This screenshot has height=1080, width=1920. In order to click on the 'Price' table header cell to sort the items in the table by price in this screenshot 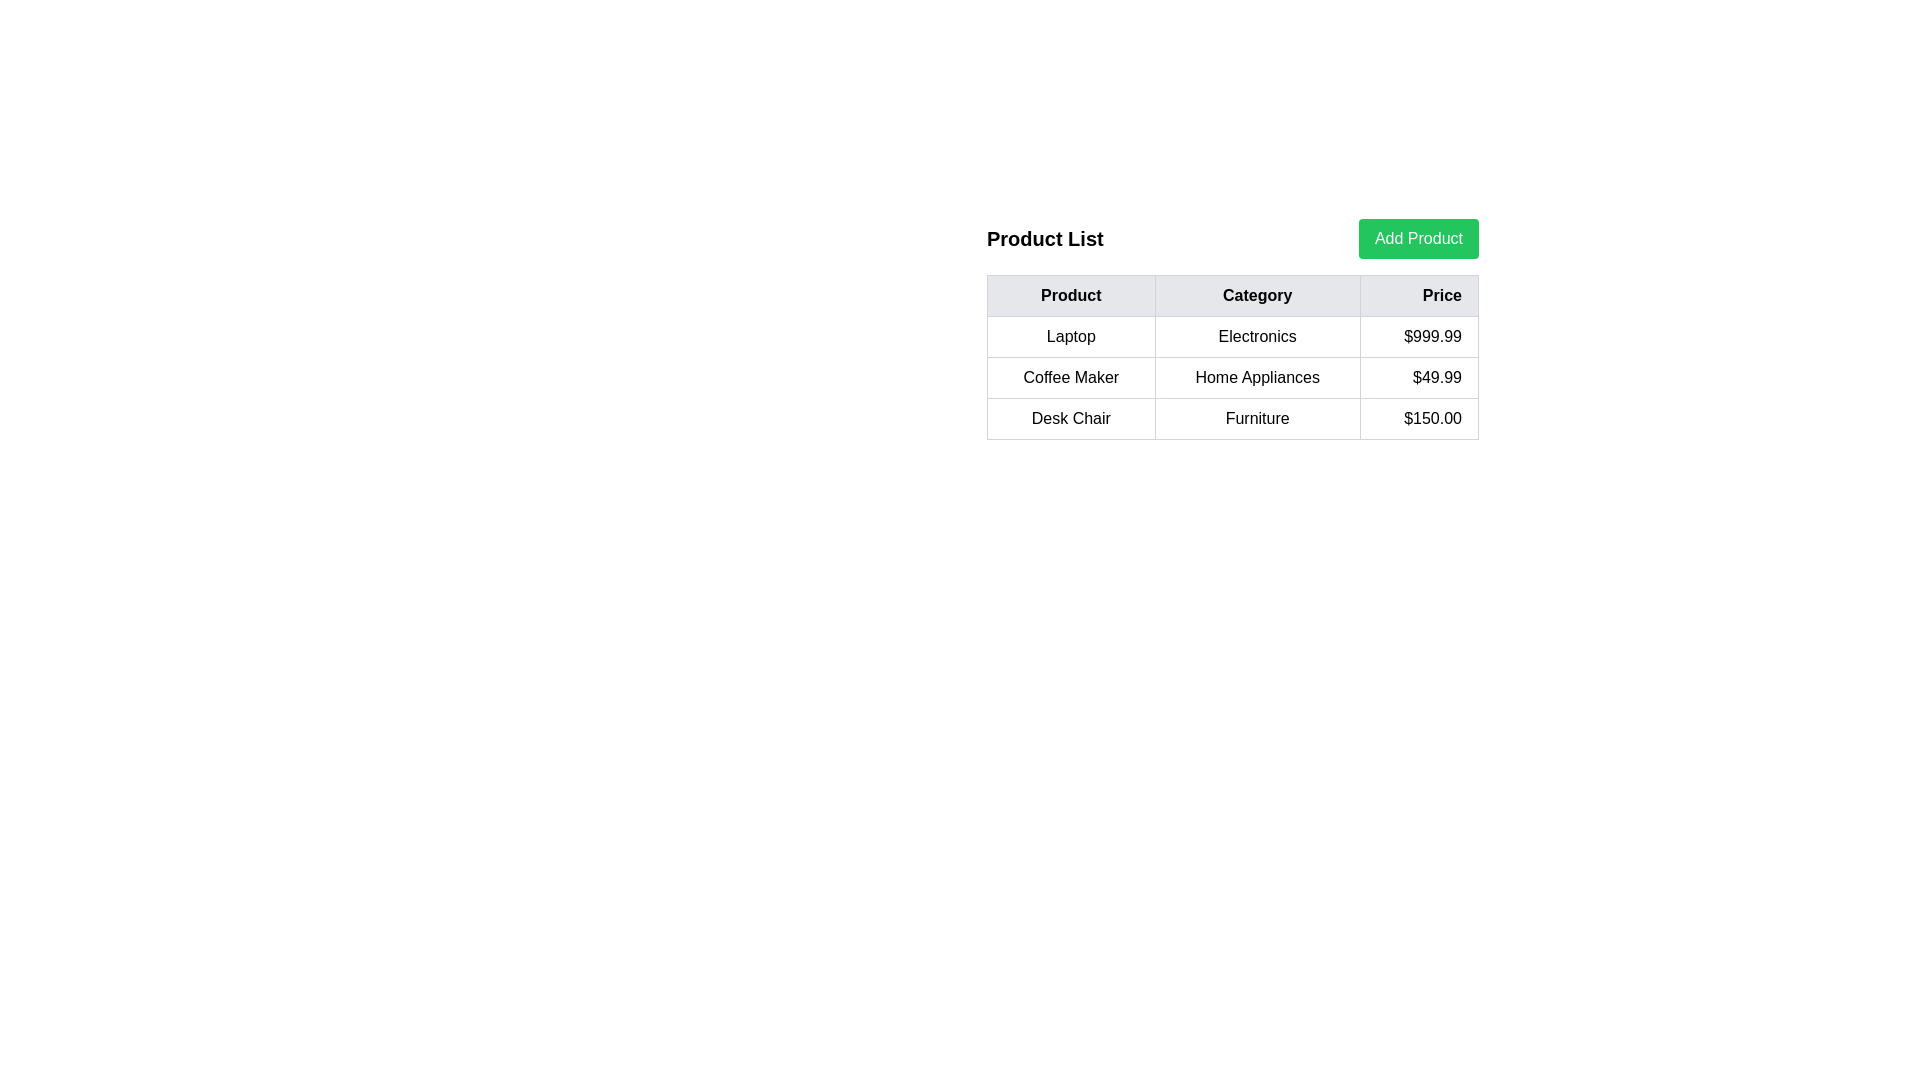, I will do `click(1418, 296)`.